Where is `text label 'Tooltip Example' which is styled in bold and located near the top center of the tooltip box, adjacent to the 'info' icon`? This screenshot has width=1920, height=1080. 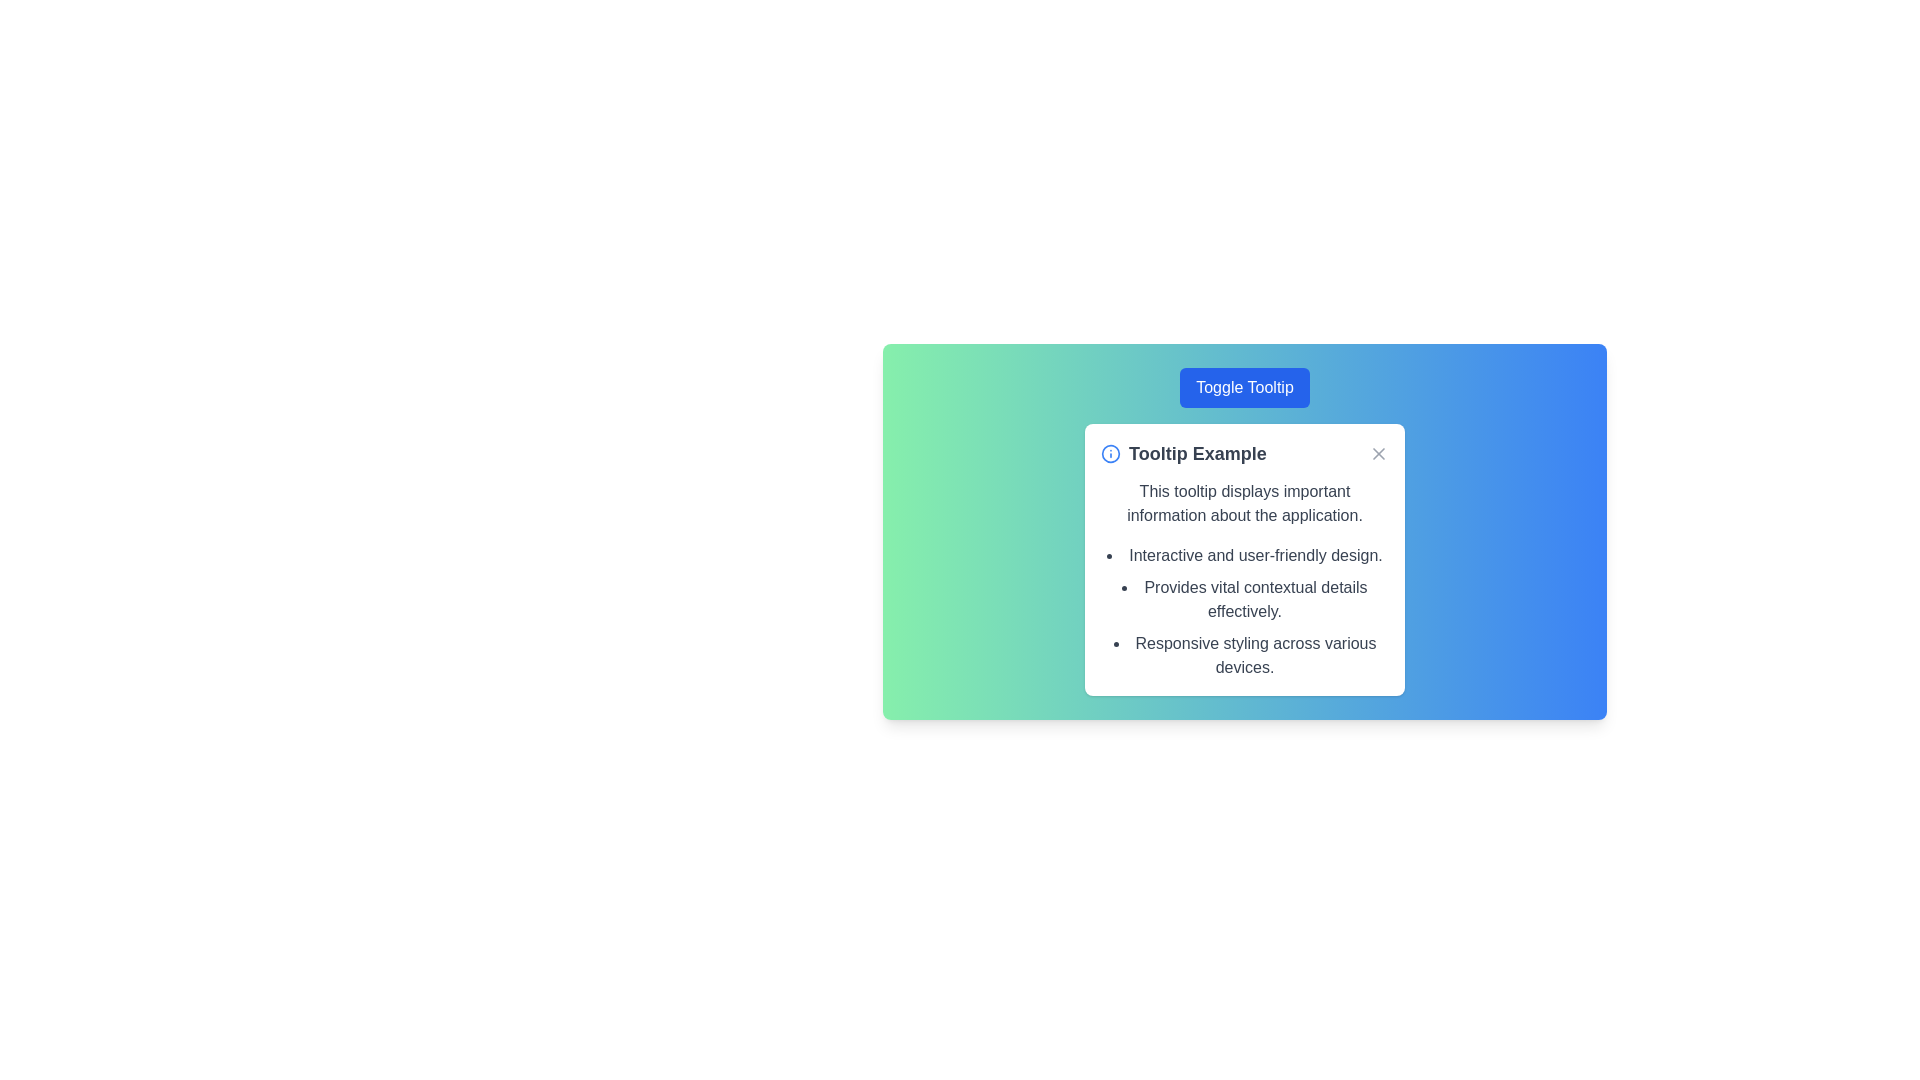 text label 'Tooltip Example' which is styled in bold and located near the top center of the tooltip box, adjacent to the 'info' icon is located at coordinates (1183, 454).